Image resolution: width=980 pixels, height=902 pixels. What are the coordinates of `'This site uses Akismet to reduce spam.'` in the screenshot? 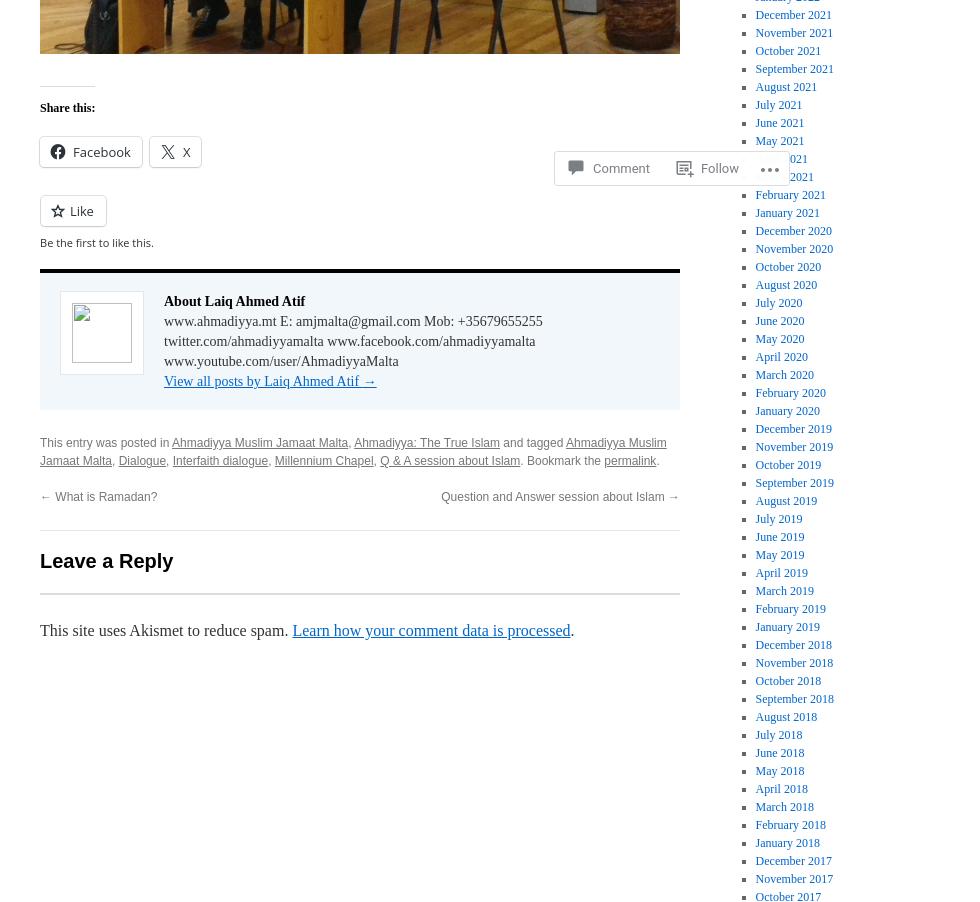 It's located at (166, 629).